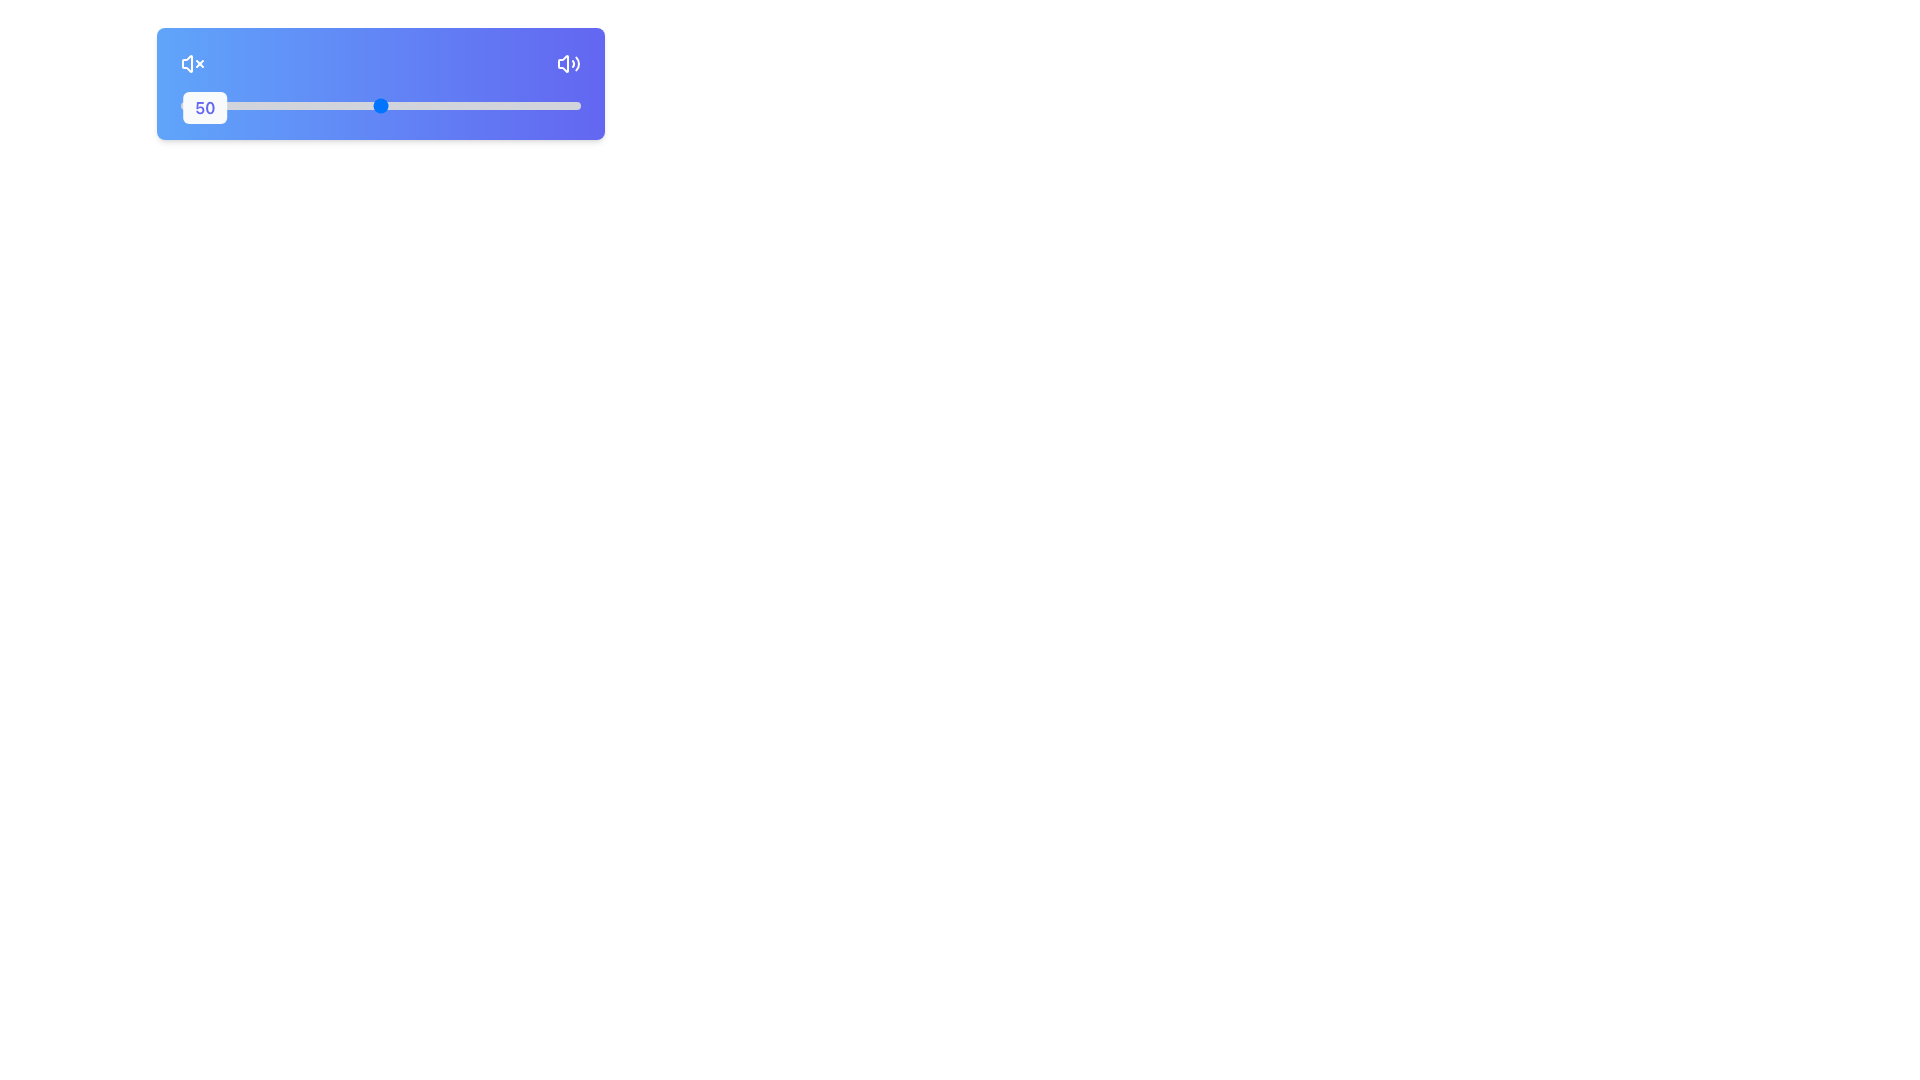 The width and height of the screenshot is (1920, 1080). Describe the element at coordinates (576, 63) in the screenshot. I see `the outermost sound wave of the volume icon, which is the third of three lines in the volume control interface, located near the right side of the interface` at that location.